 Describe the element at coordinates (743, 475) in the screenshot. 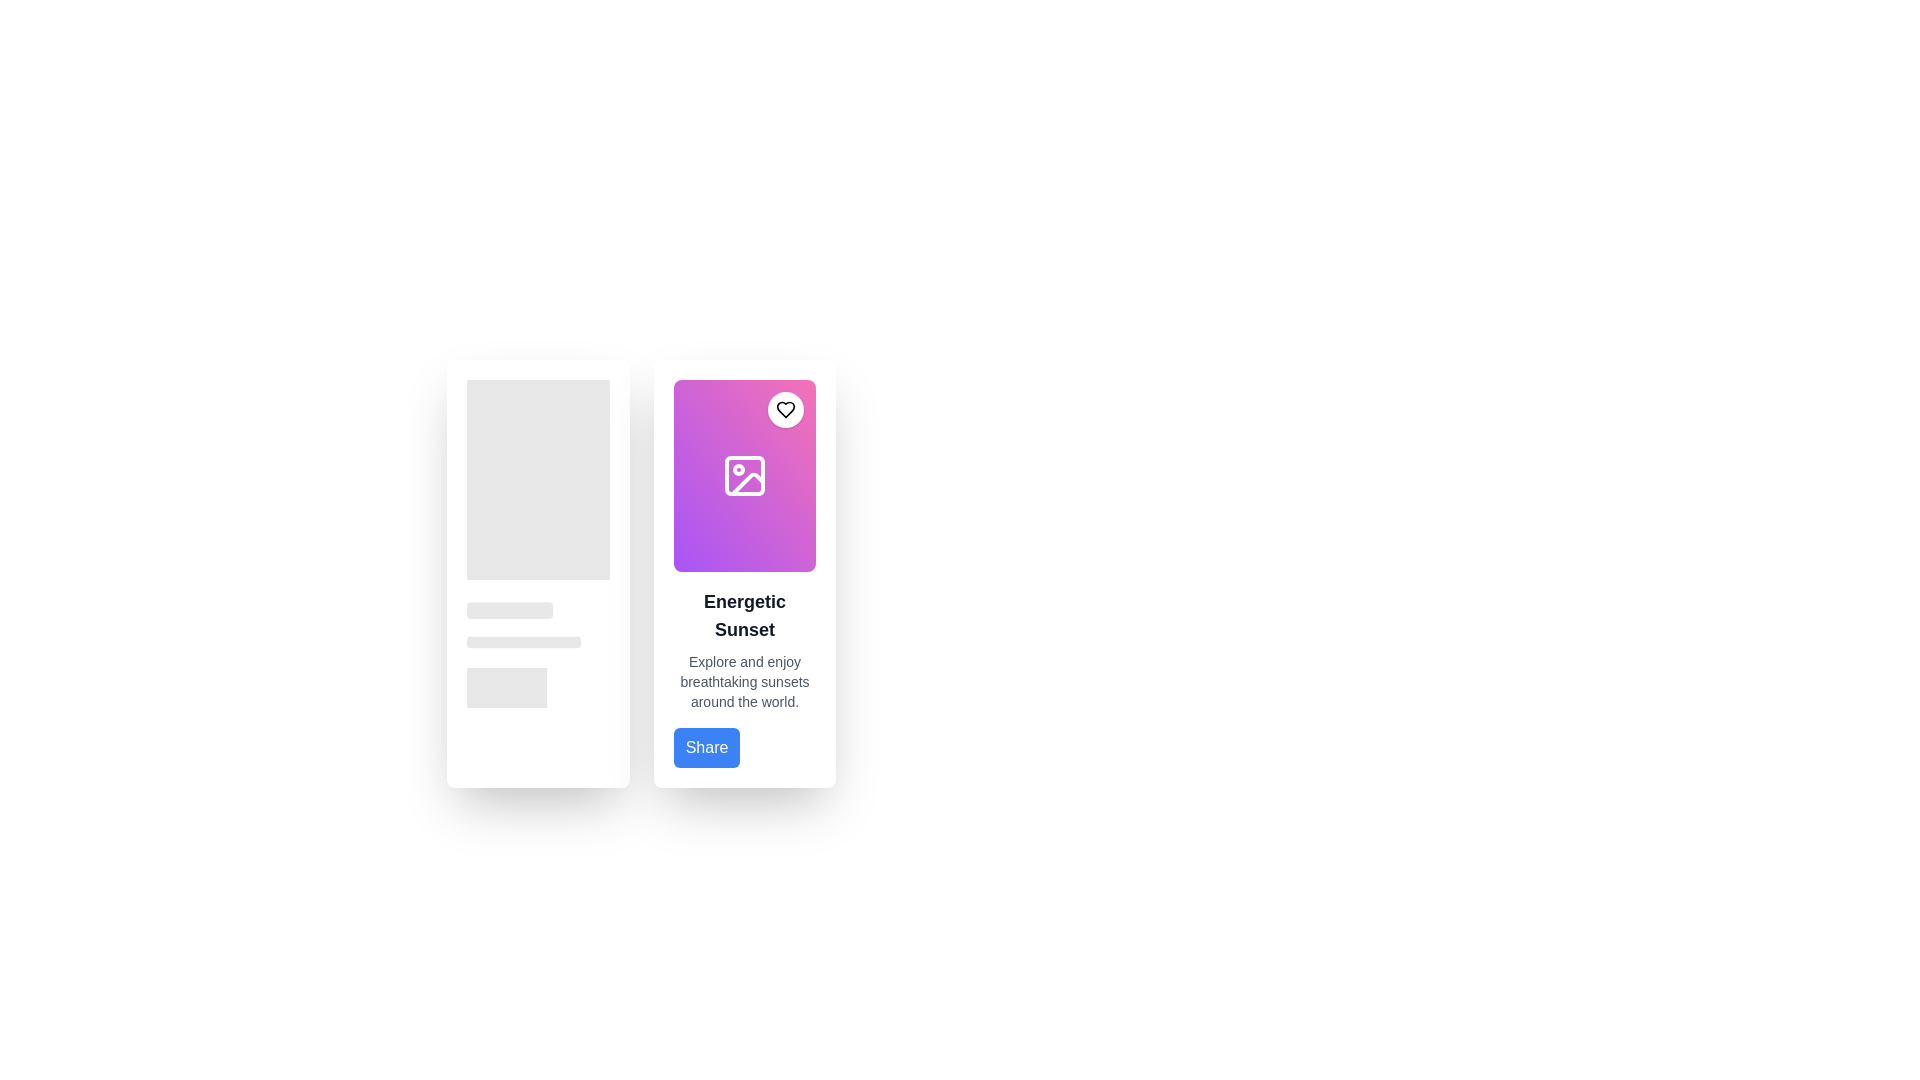

I see `the rectangular icon with rounded corners located within a card-like structure on the right side of the interface` at that location.